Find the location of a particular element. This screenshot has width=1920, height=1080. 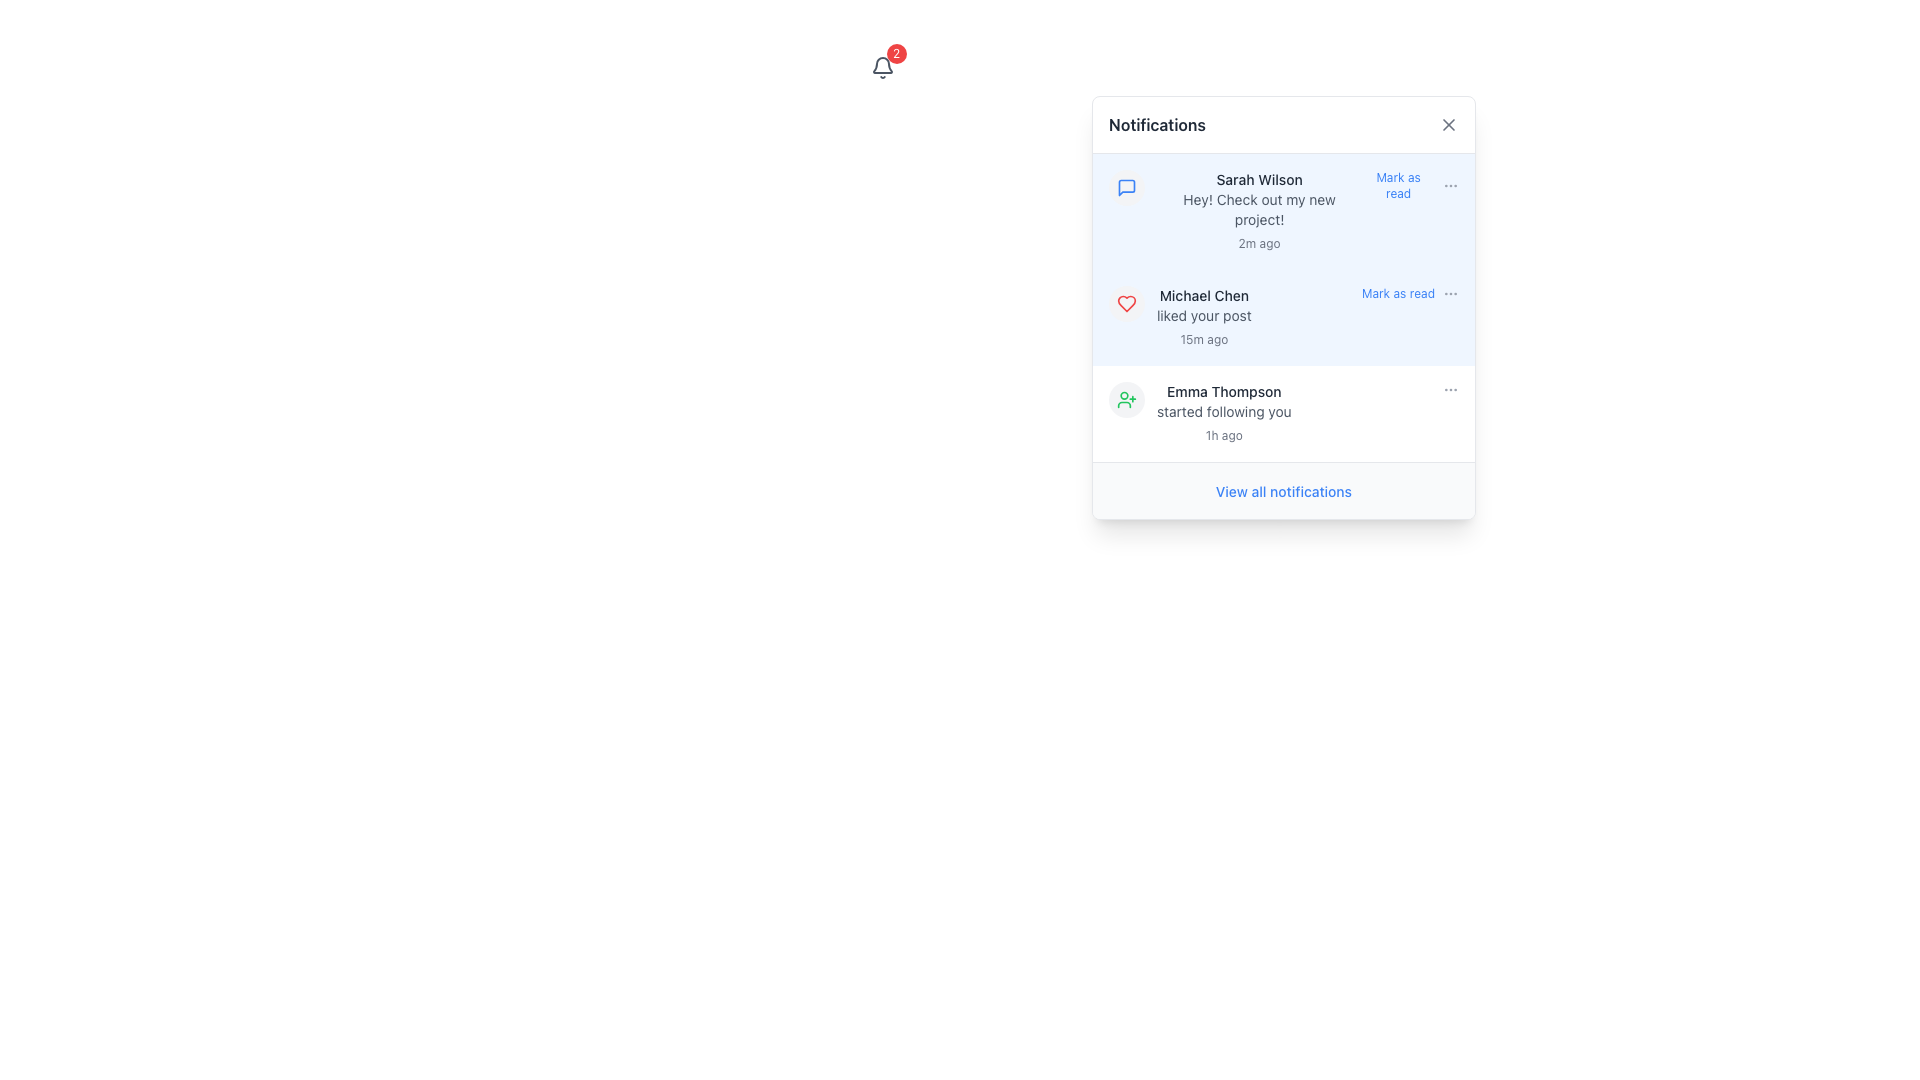

the text label that provides context for the notification, located below the user's name 'Michael Chen' and above the timestamp '15m ago', positioned slightly right under a heart icon is located at coordinates (1203, 315).